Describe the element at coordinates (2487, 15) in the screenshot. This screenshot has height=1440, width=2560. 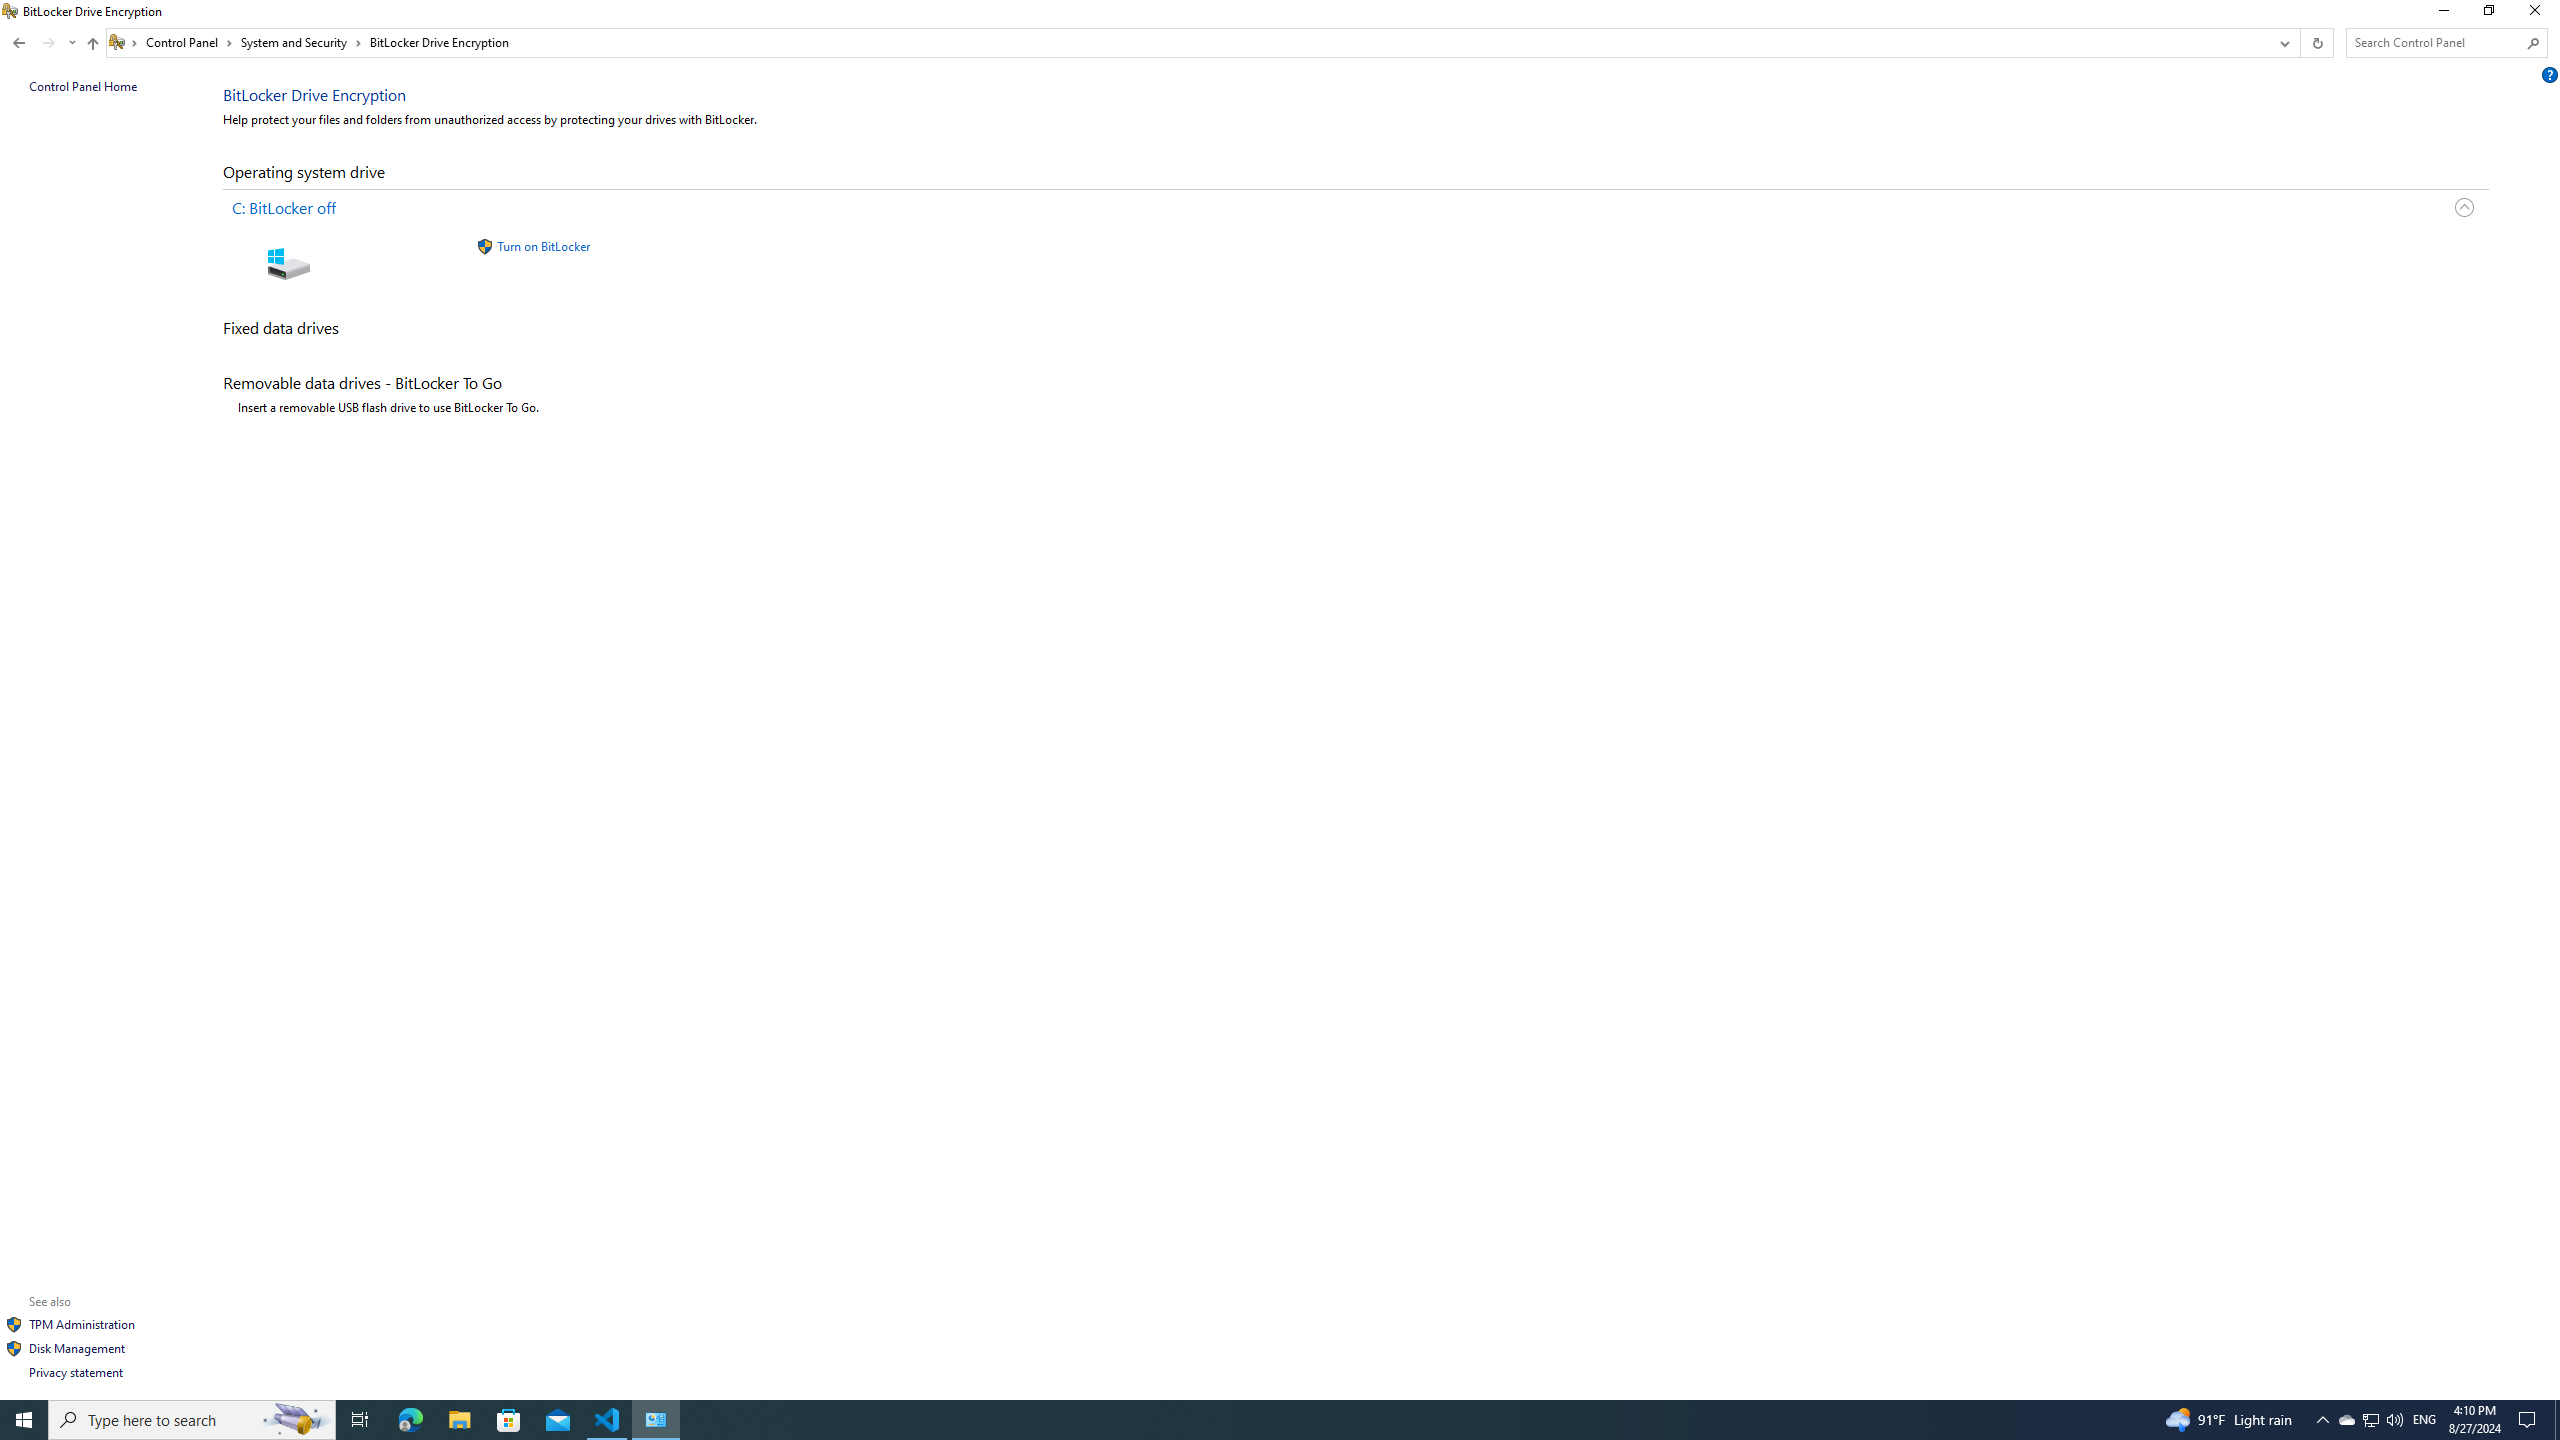
I see `'Restore'` at that location.